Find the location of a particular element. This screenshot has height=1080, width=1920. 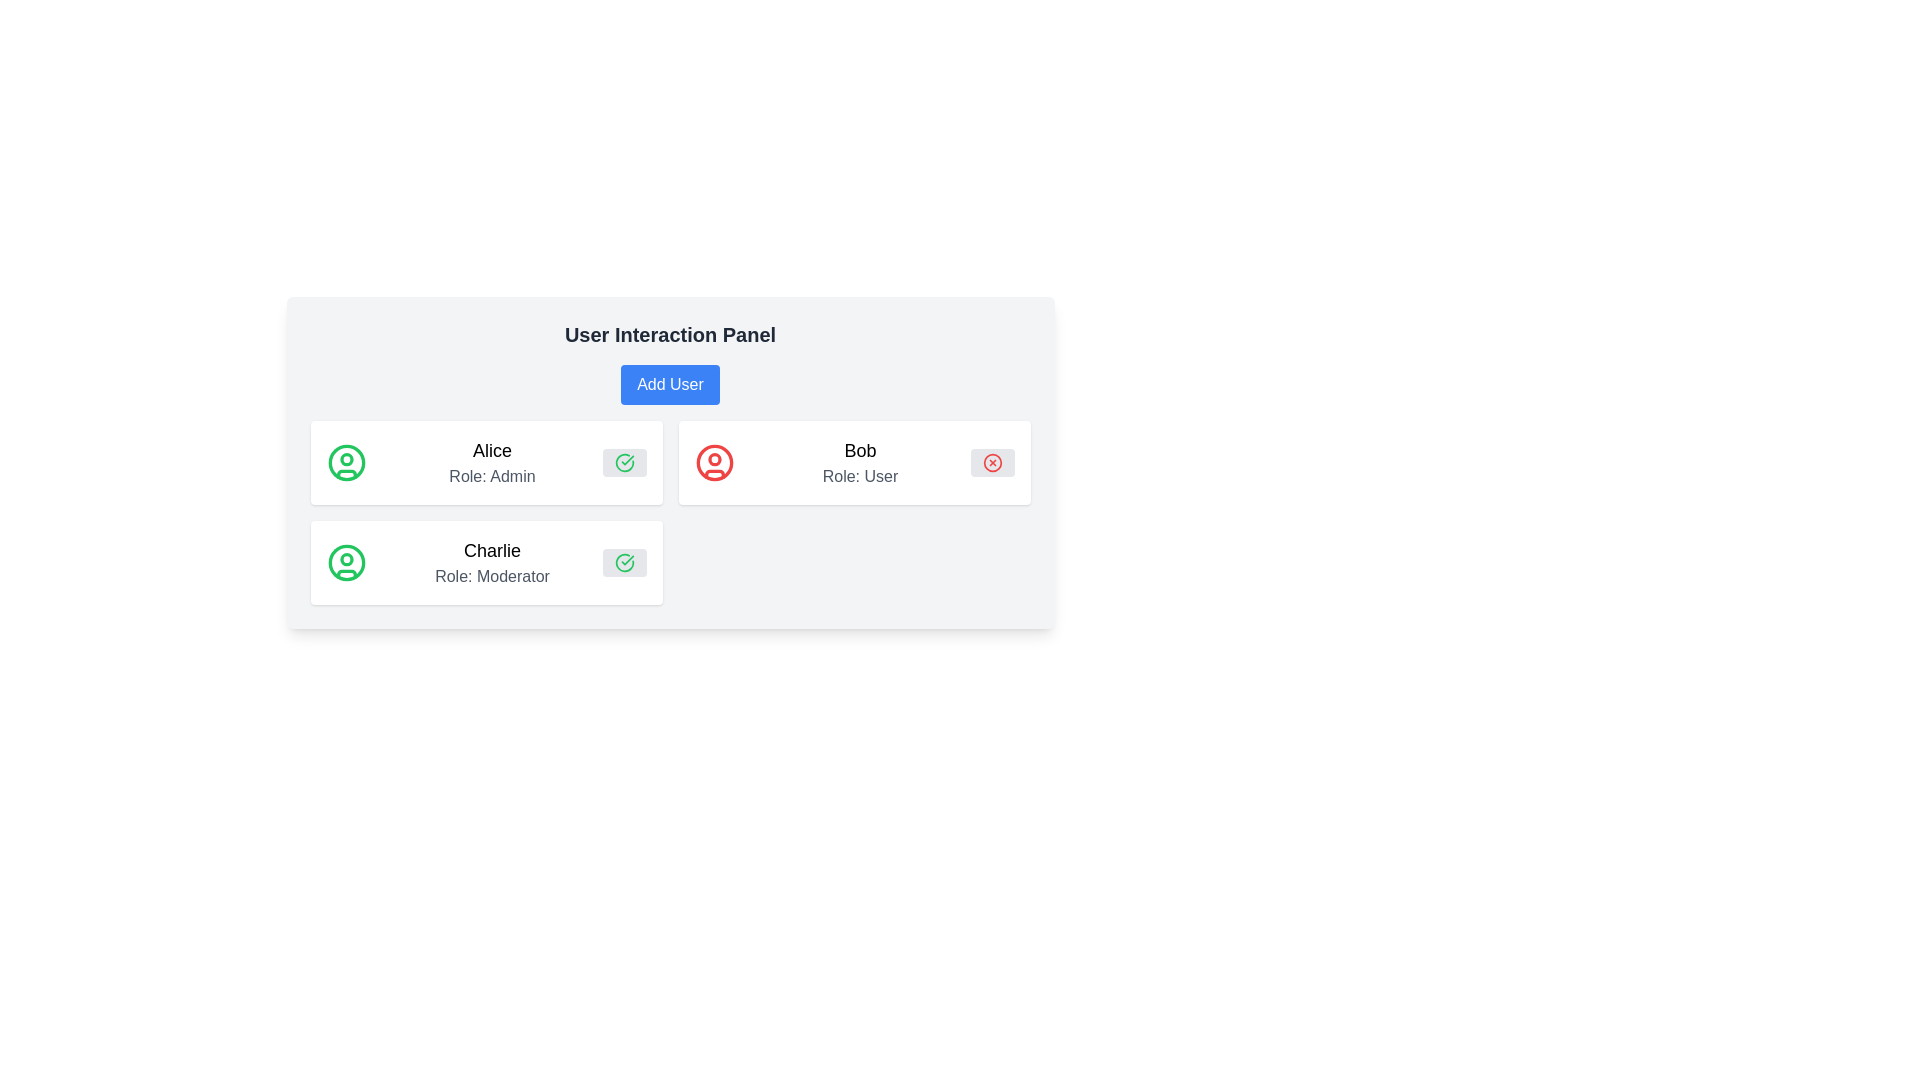

the inner portion of the user profile icon representing 'Alice' under the 'Role: Admin' label, located in the top-left user card of the 'User Interaction Panel' is located at coordinates (346, 462).